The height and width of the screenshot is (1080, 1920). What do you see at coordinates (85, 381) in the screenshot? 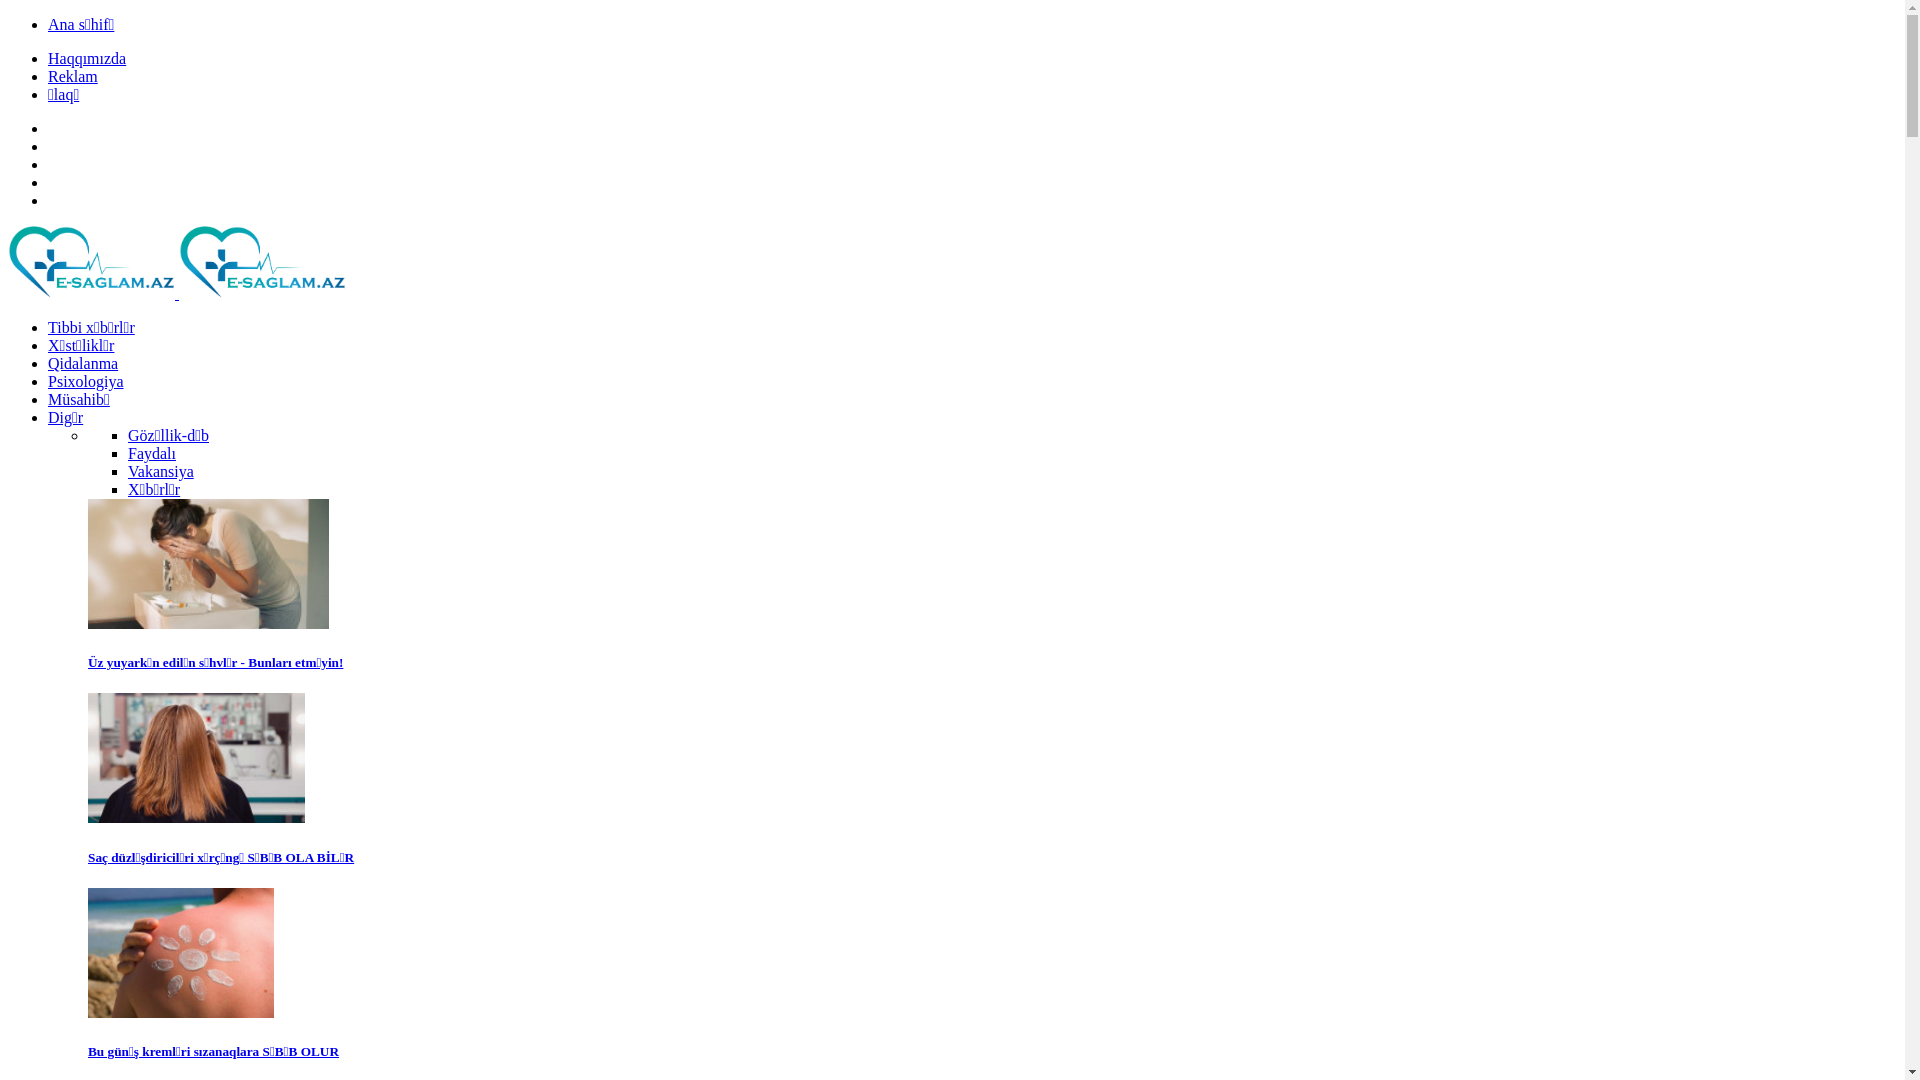
I see `'Psixologiya'` at bounding box center [85, 381].